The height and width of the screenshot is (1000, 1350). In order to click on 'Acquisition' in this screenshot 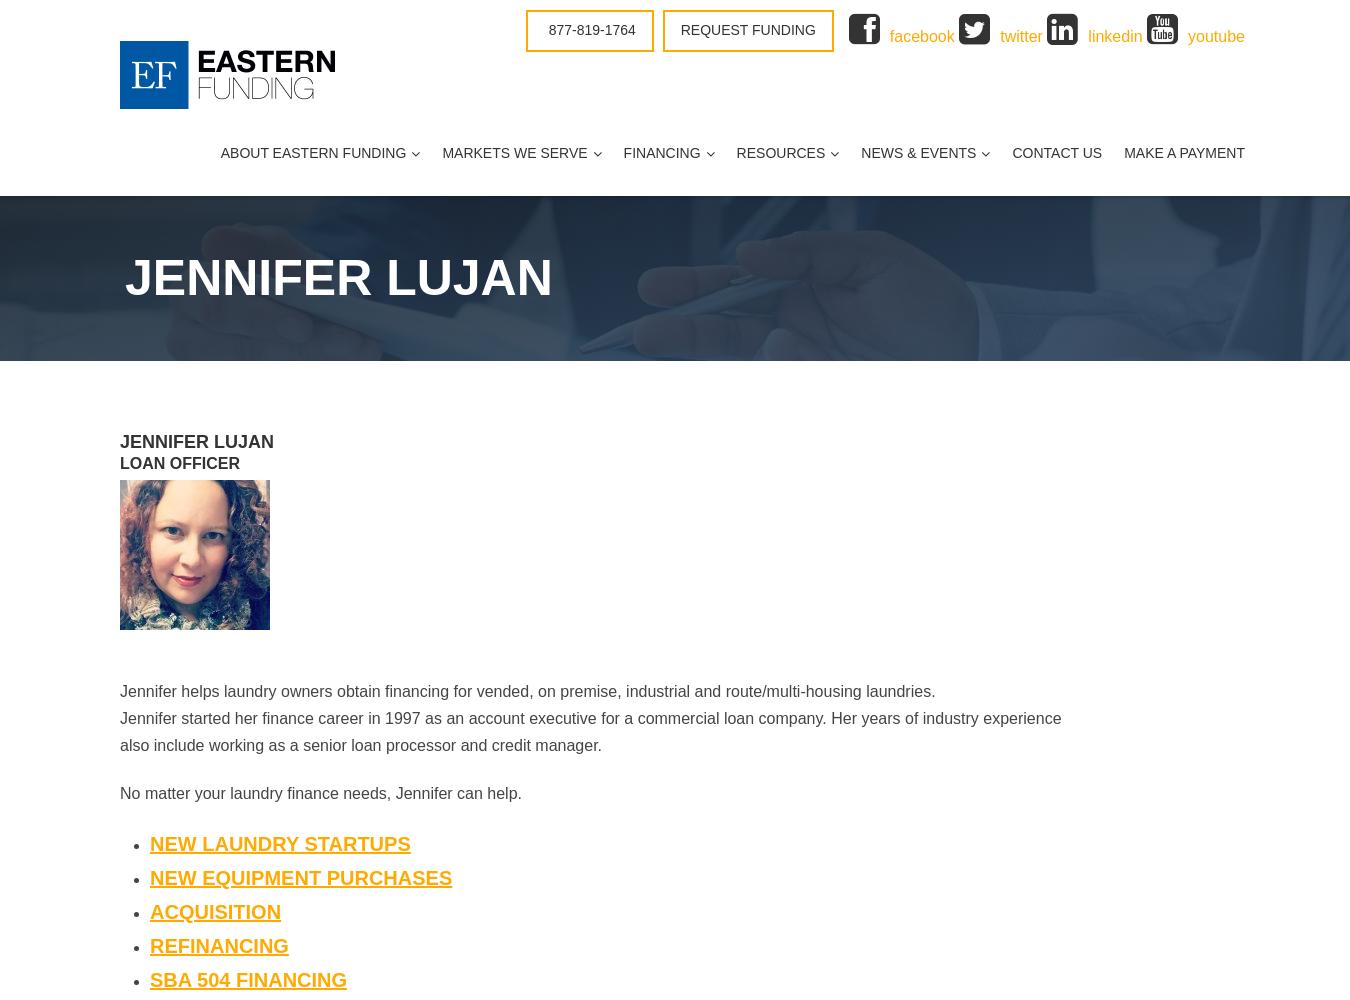, I will do `click(149, 911)`.